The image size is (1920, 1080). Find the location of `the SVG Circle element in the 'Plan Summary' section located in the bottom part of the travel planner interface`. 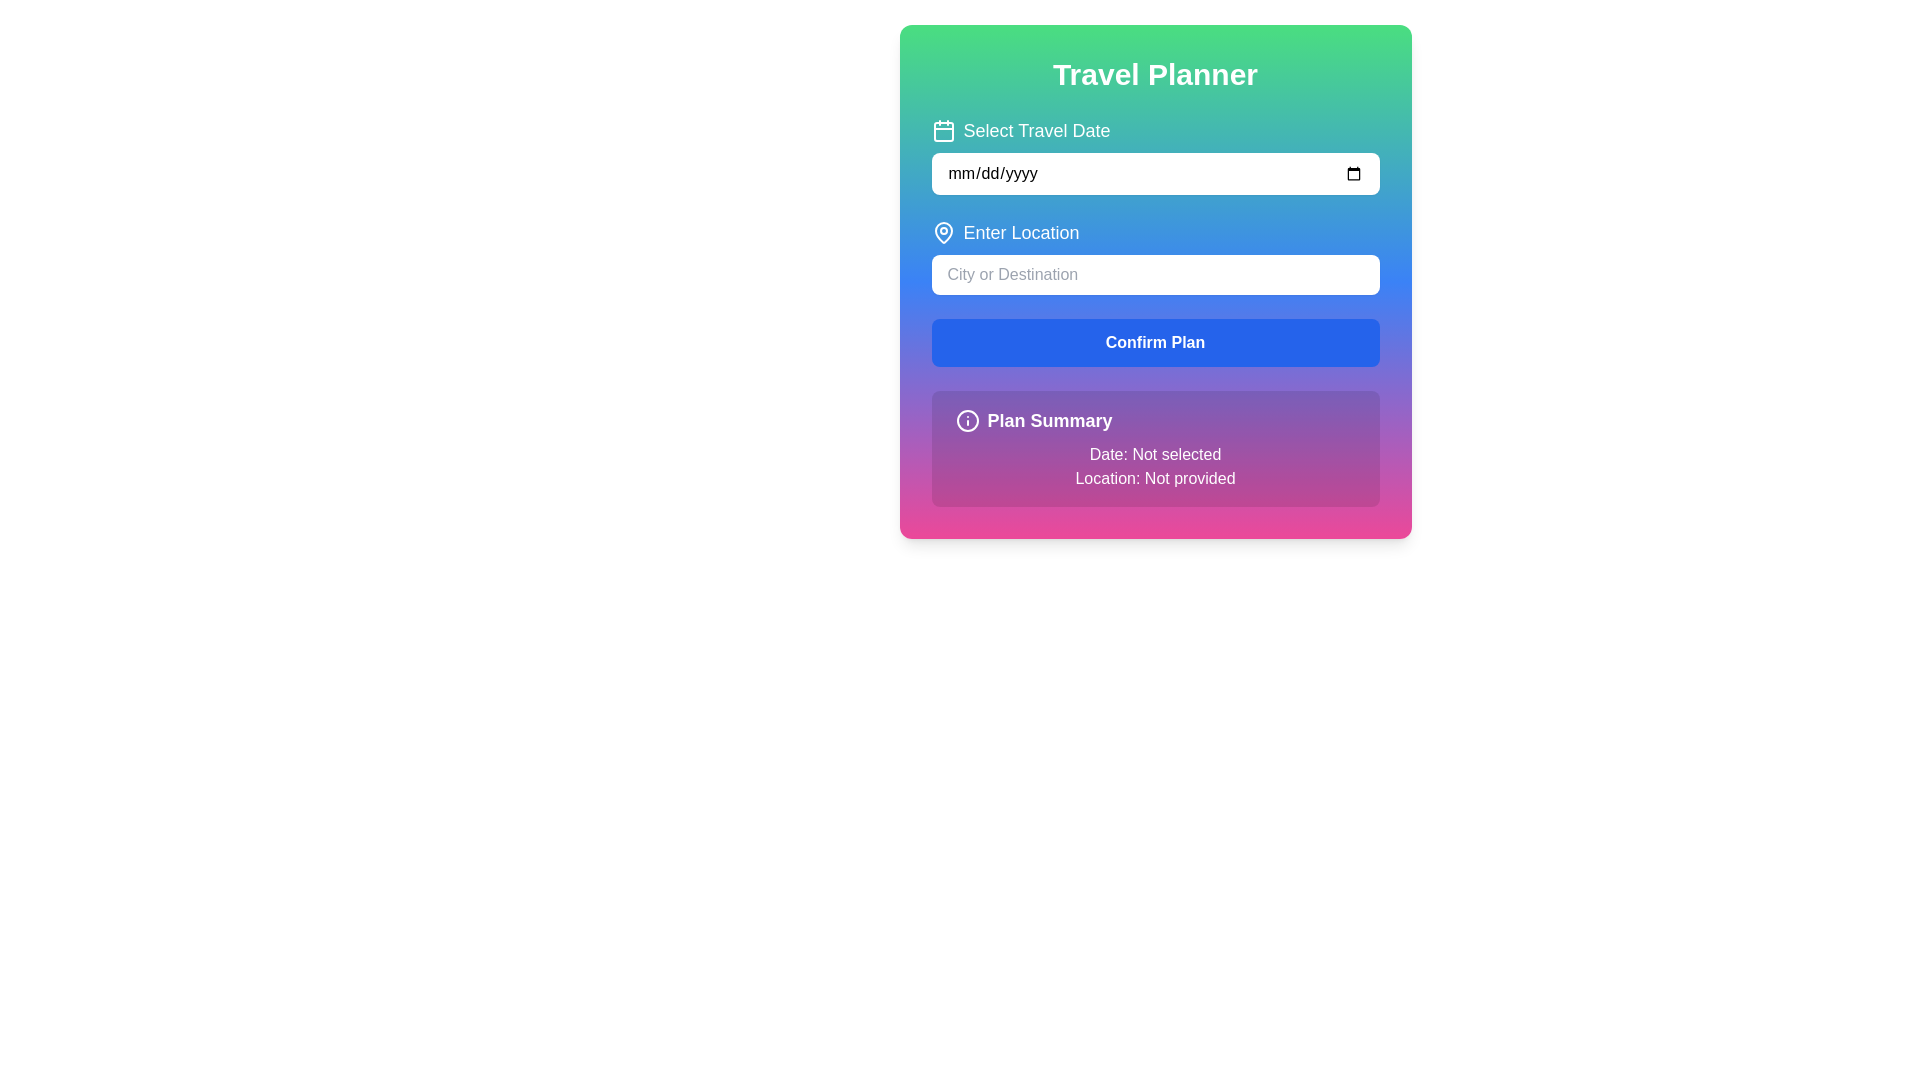

the SVG Circle element in the 'Plan Summary' section located in the bottom part of the travel planner interface is located at coordinates (967, 419).